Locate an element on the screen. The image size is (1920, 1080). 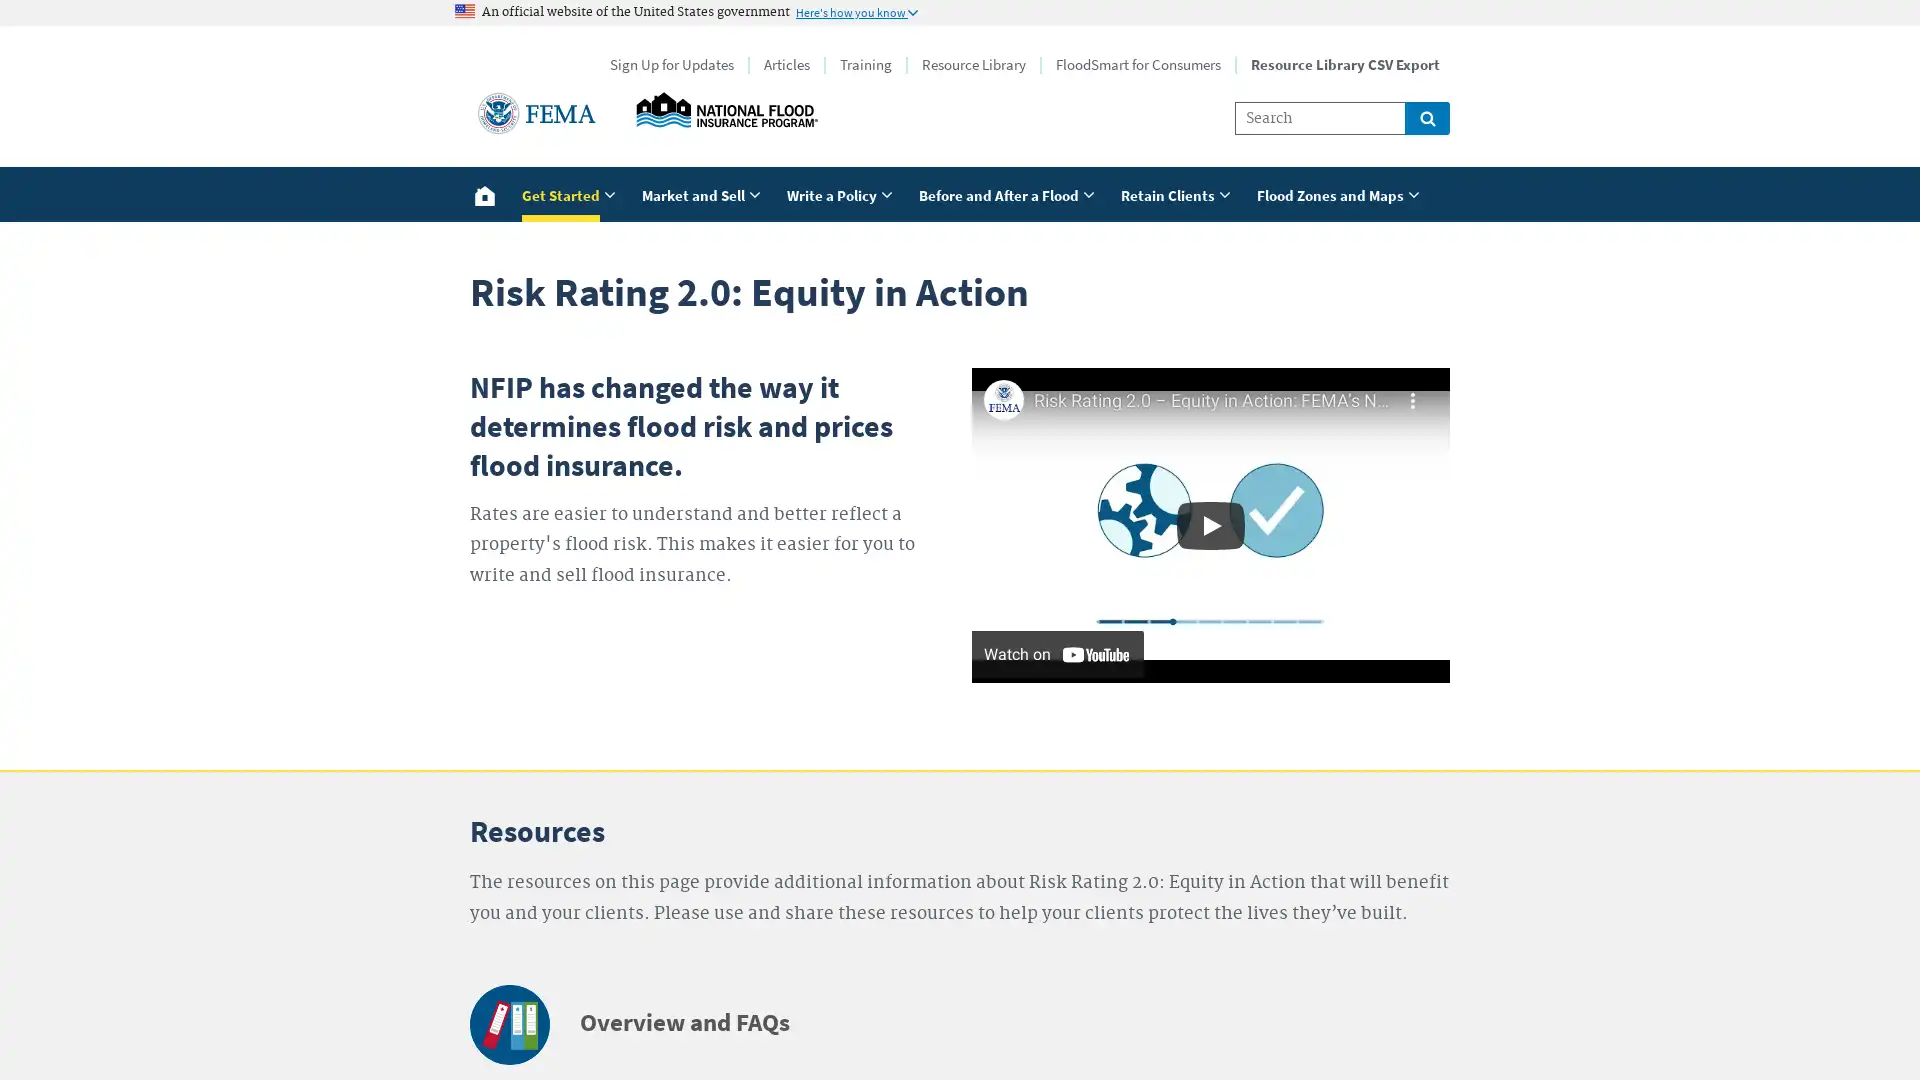
Use <enter> and shift + <enter> to open and close the drop down to sub-menus is located at coordinates (570, 193).